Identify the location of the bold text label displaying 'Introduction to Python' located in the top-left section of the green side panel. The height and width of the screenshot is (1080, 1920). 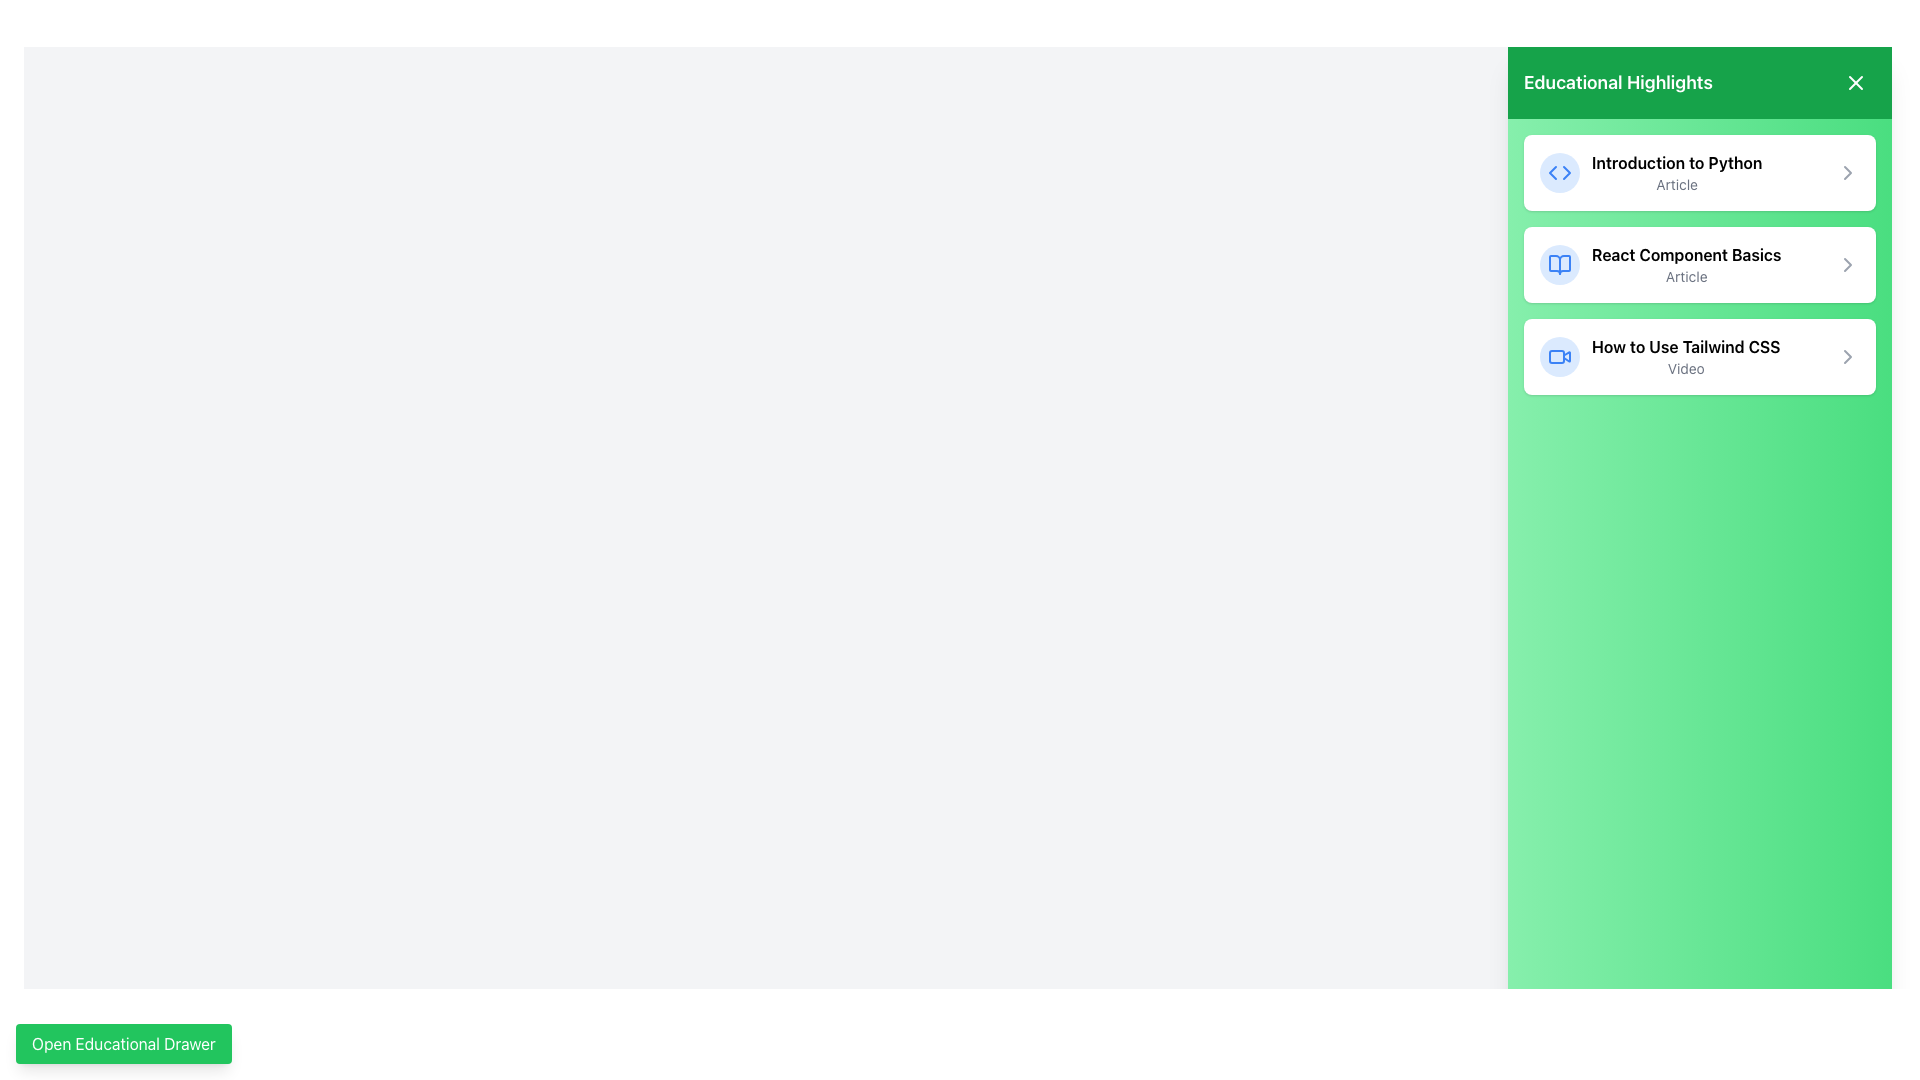
(1677, 161).